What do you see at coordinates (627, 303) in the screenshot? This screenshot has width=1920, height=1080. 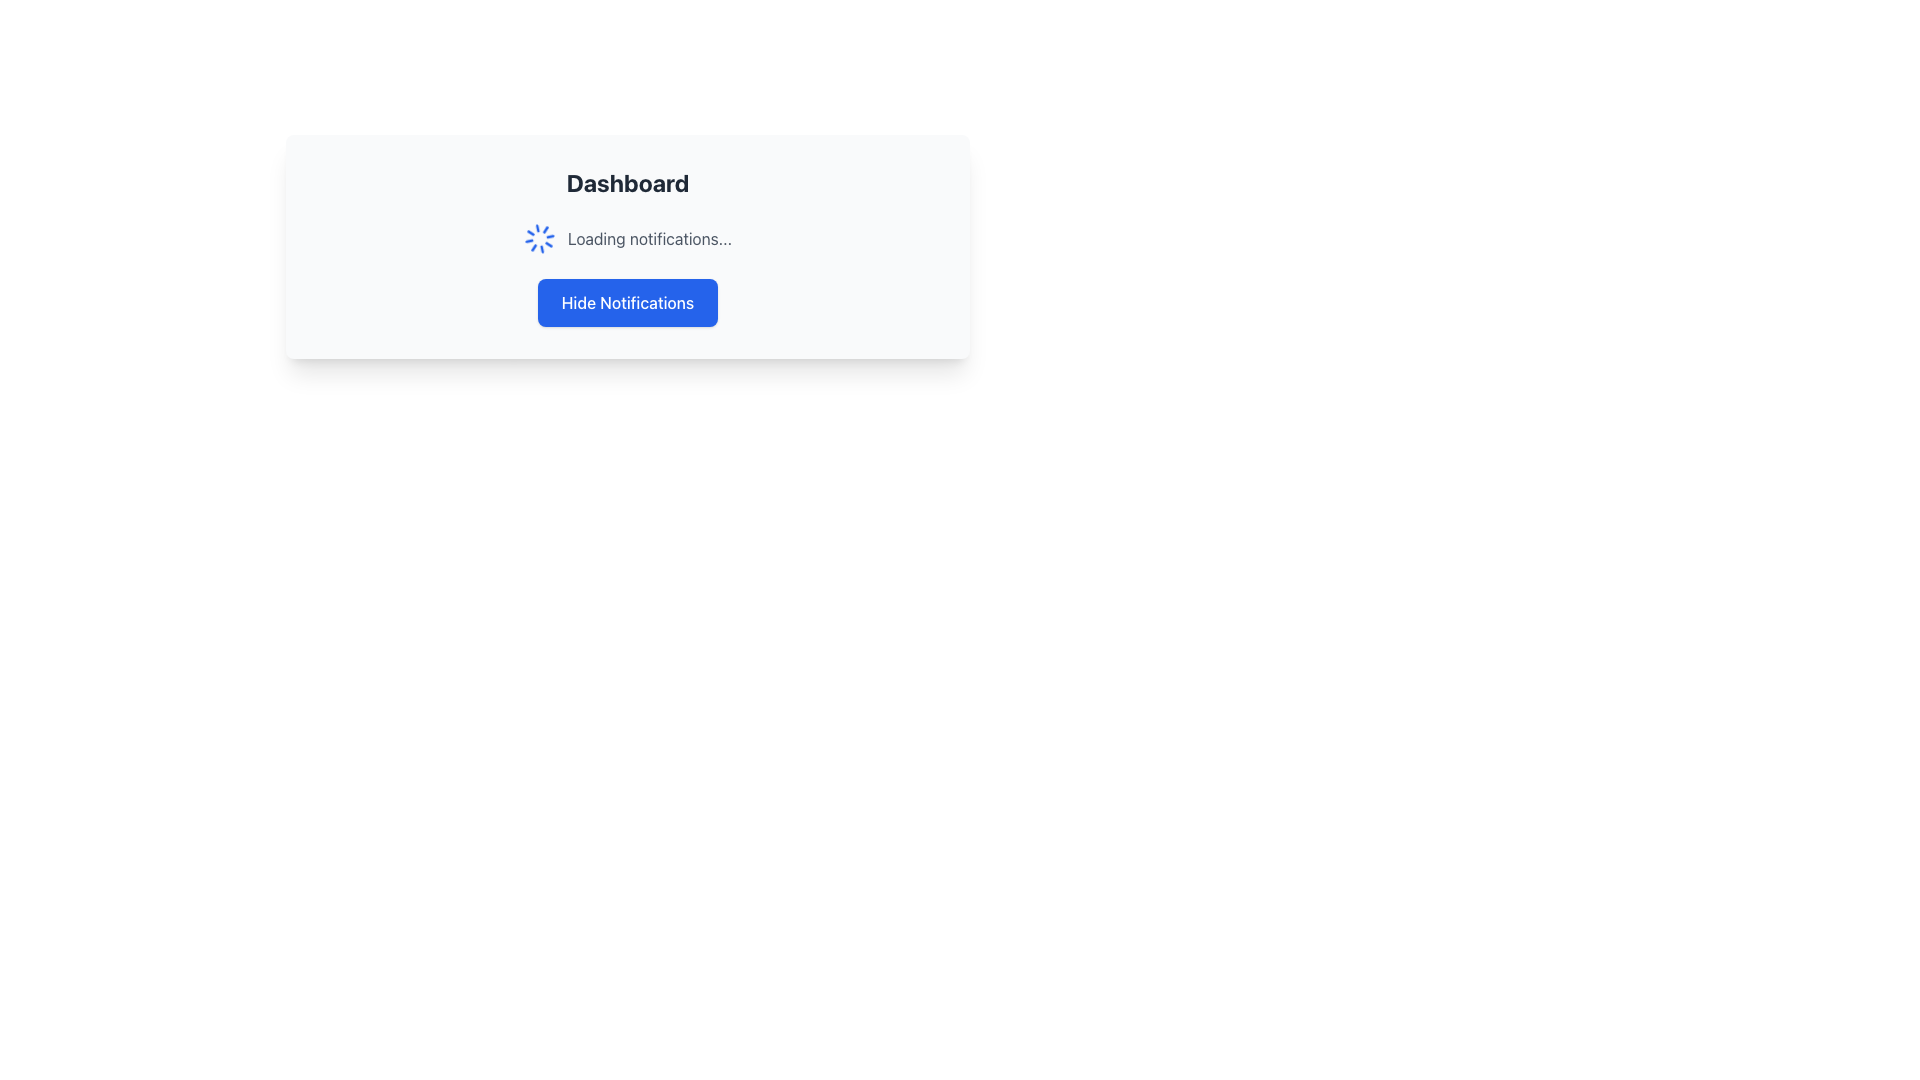 I see `the rectangular button with a blue background and white text reading 'Hide Notifications' to hide notifications` at bounding box center [627, 303].